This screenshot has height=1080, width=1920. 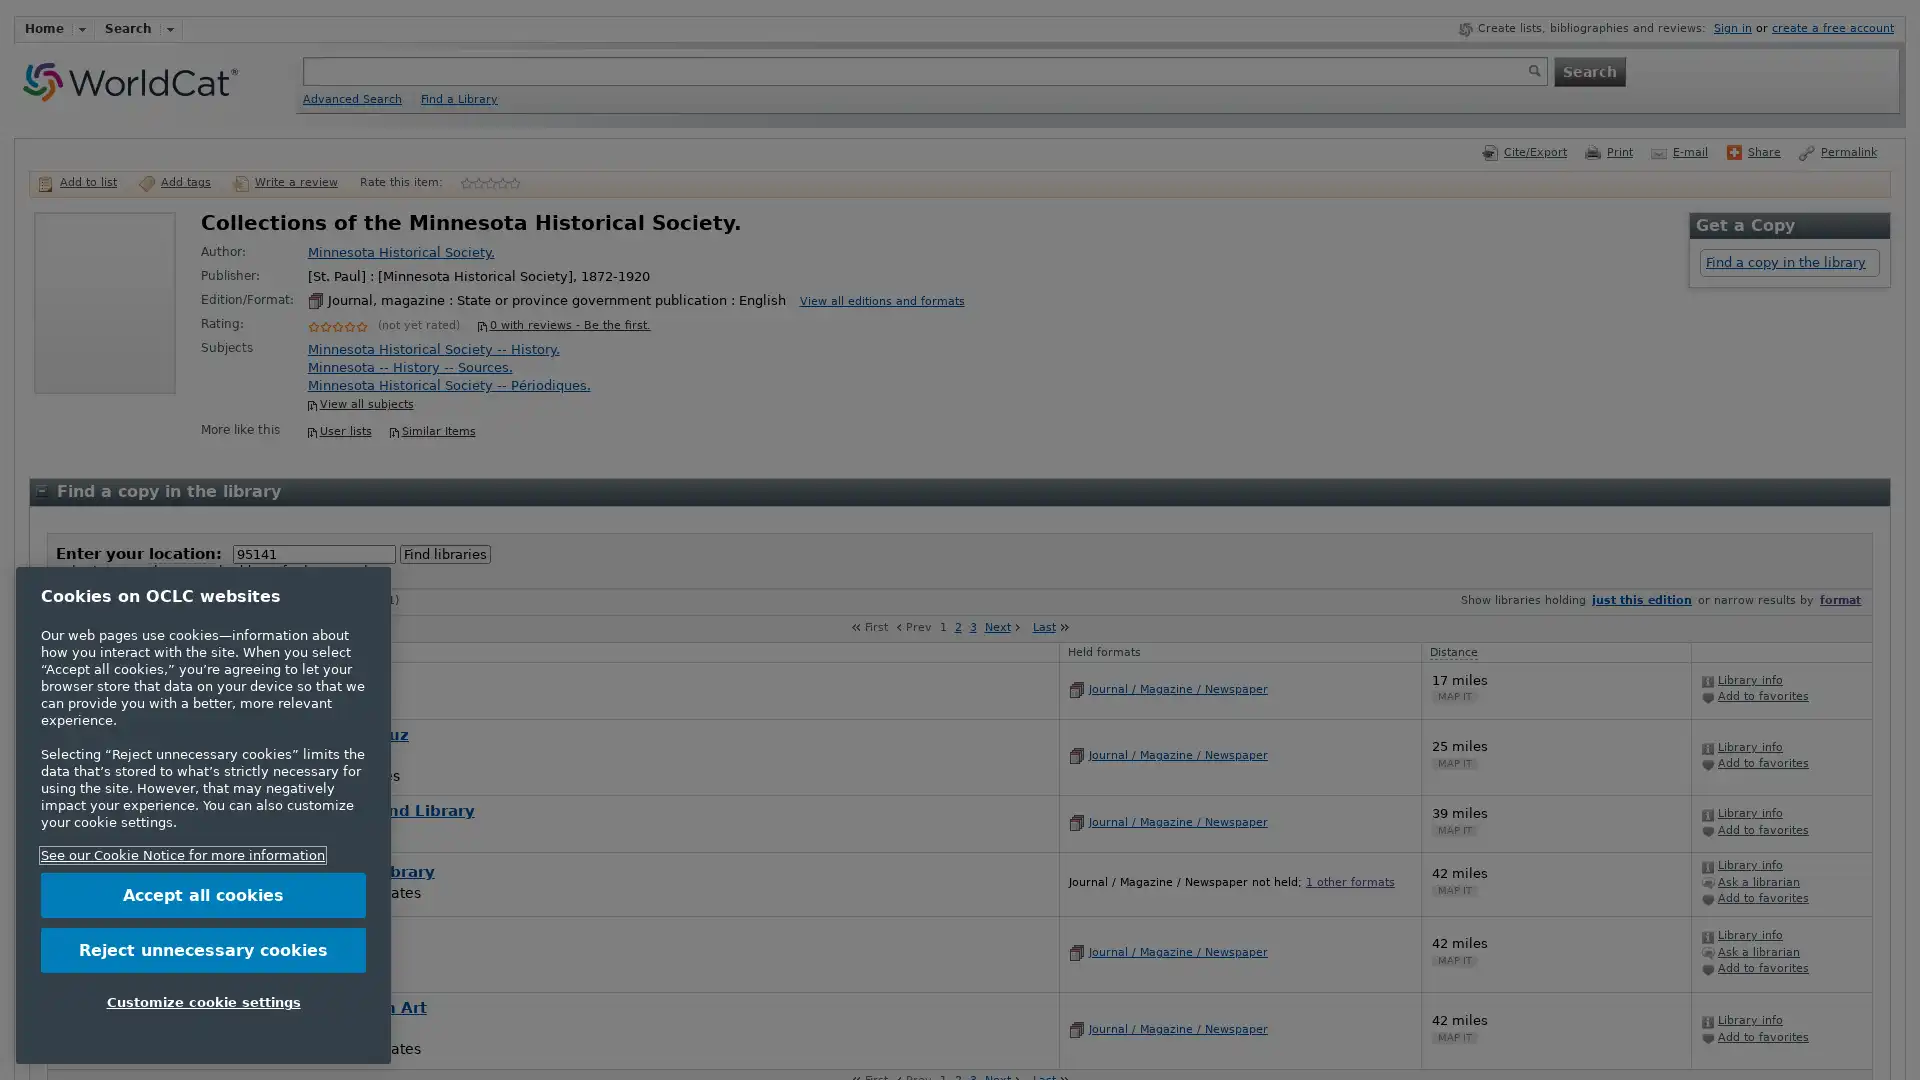 What do you see at coordinates (203, 948) in the screenshot?
I see `Reject unnecessary cookies` at bounding box center [203, 948].